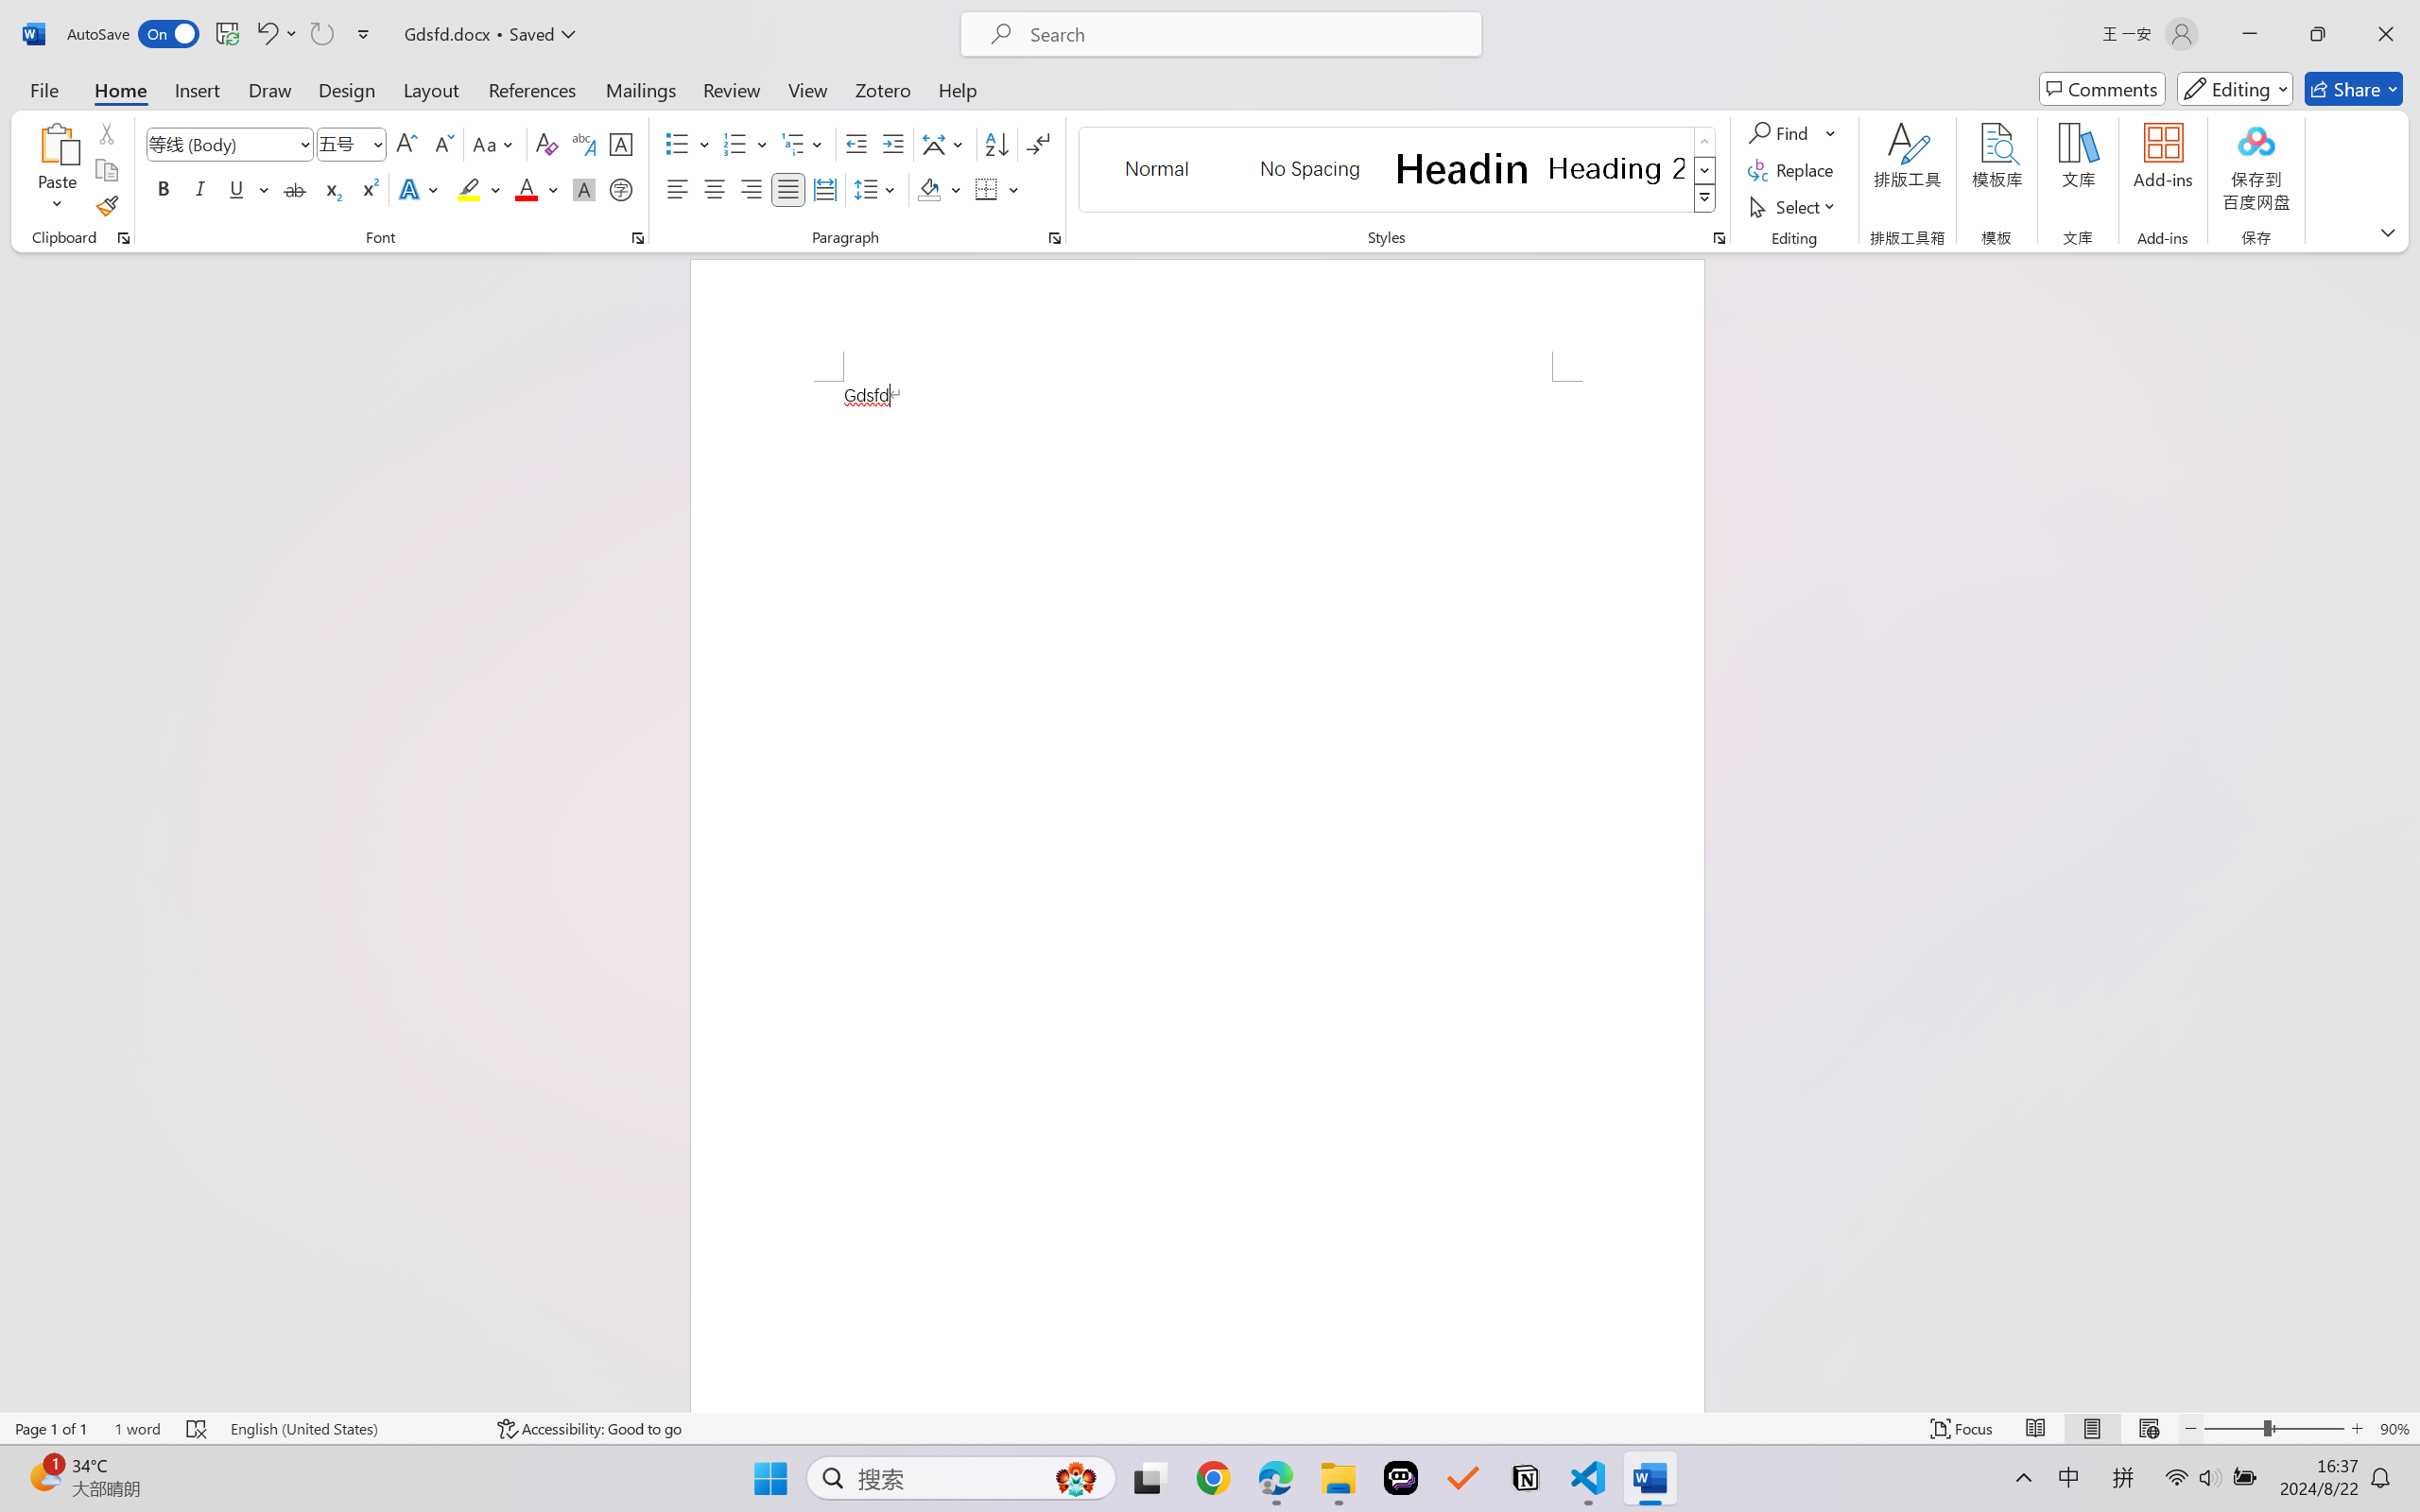  What do you see at coordinates (677, 188) in the screenshot?
I see `'Align Left'` at bounding box center [677, 188].